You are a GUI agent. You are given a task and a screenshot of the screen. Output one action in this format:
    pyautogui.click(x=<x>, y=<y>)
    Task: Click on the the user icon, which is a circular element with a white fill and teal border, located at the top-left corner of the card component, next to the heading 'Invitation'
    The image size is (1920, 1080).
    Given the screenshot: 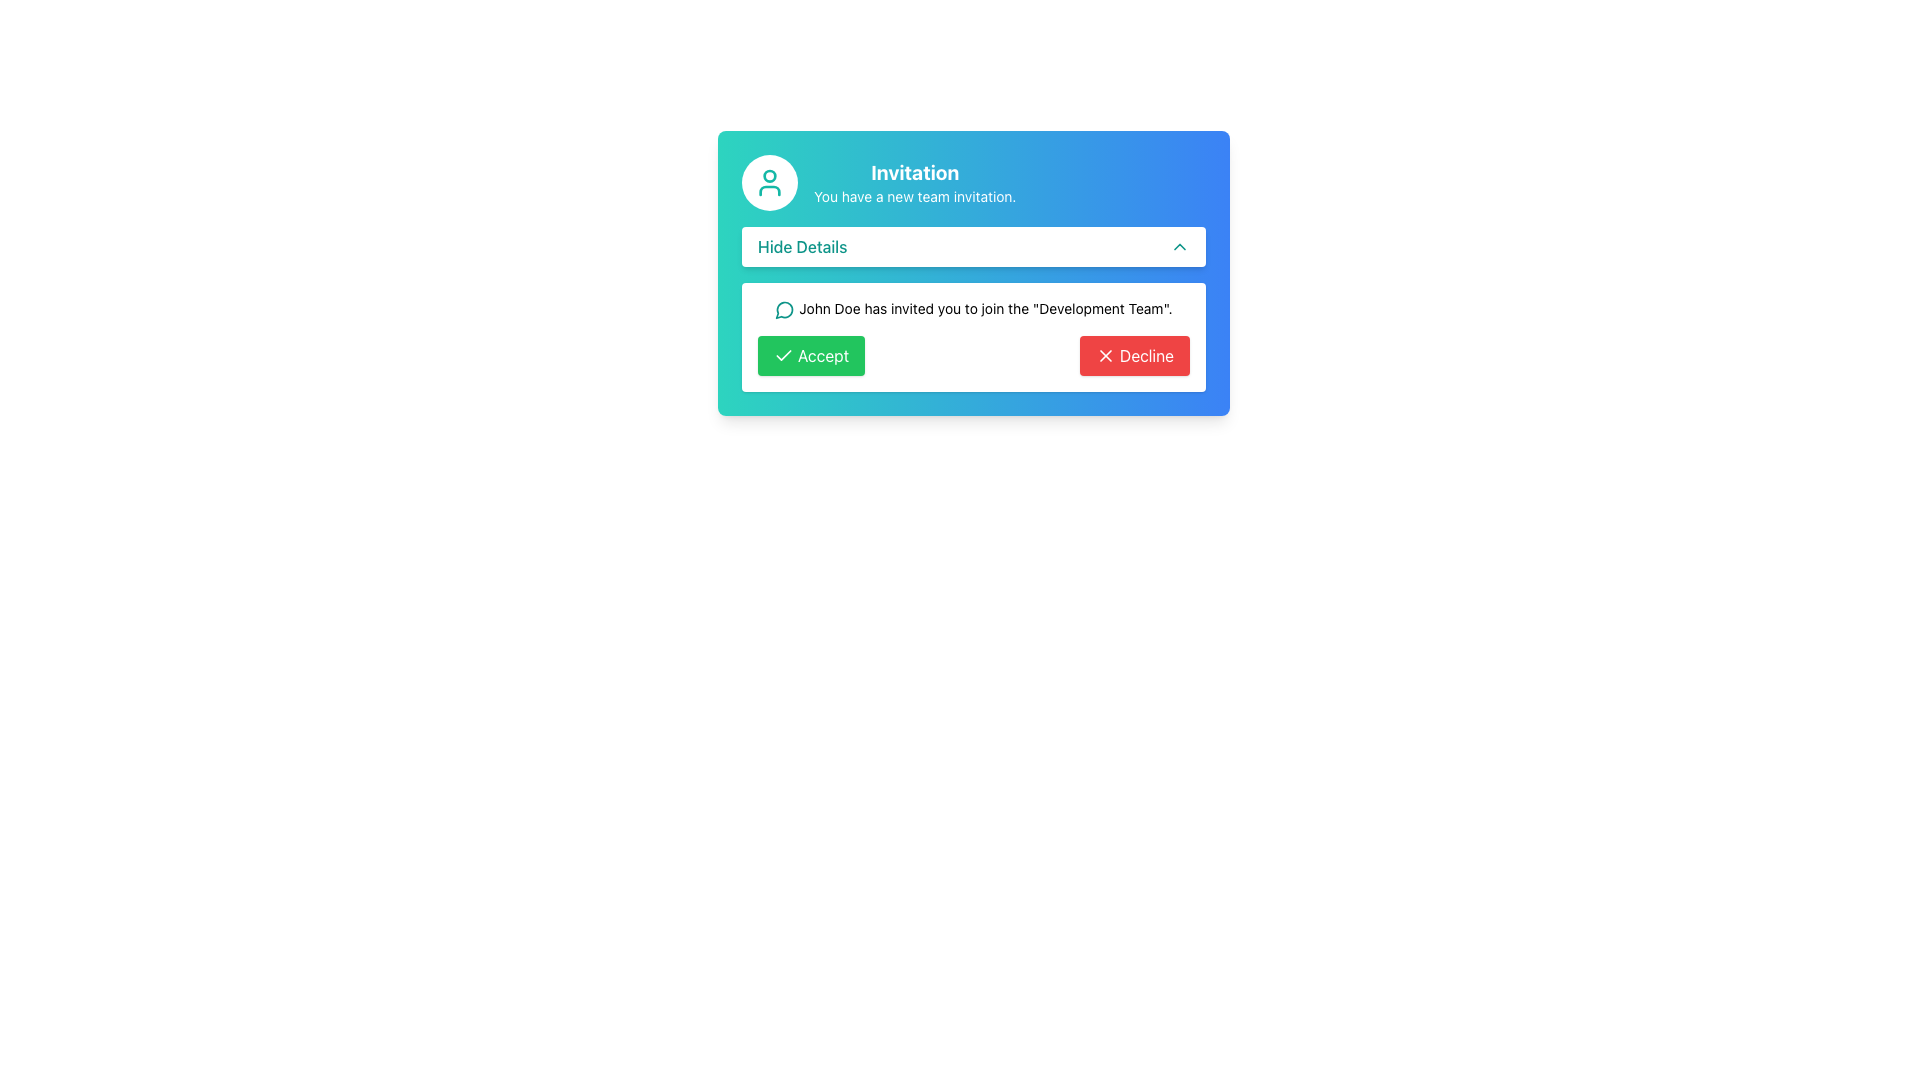 What is the action you would take?
    pyautogui.click(x=768, y=182)
    